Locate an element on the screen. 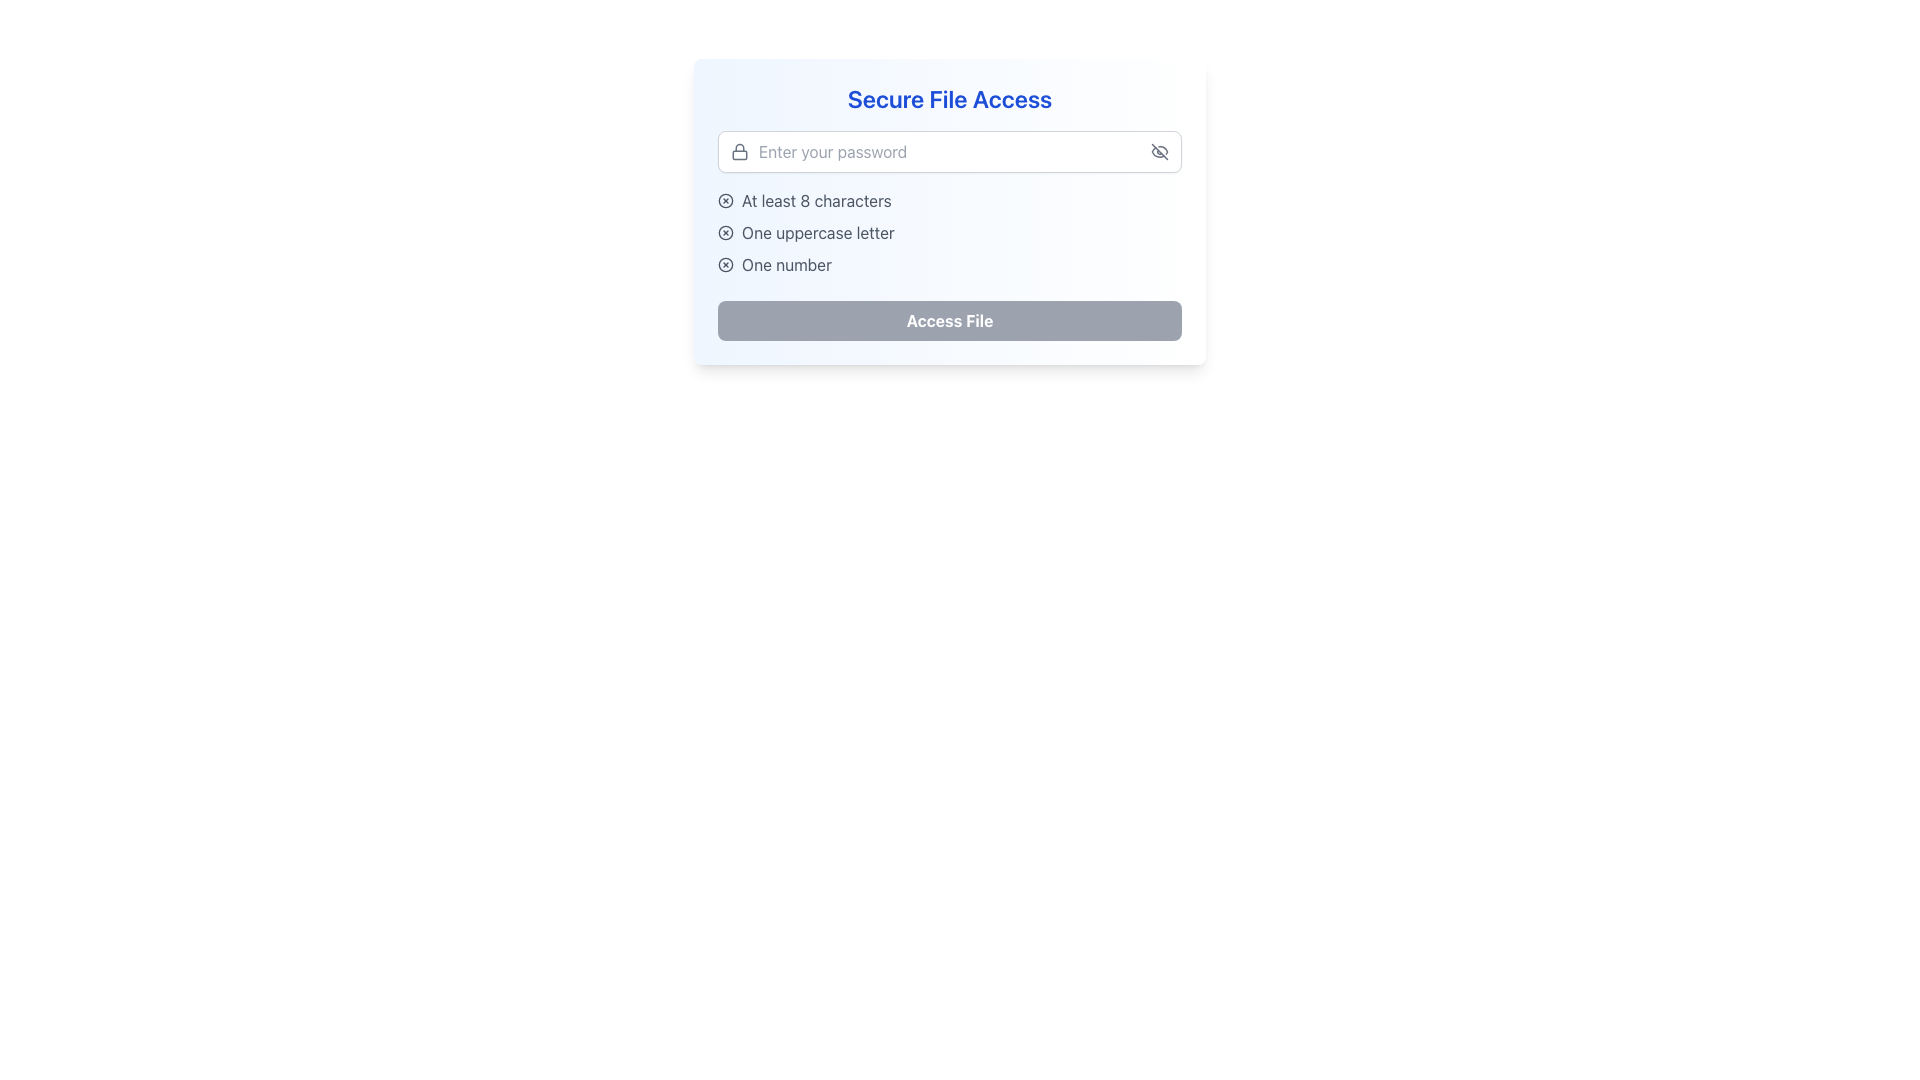 The width and height of the screenshot is (1920, 1080). the third Text Label that describes the requirement for including at least one numeric character in the password, positioned below the 'One uppercase letter' item and above the 'Access File' button is located at coordinates (786, 264).